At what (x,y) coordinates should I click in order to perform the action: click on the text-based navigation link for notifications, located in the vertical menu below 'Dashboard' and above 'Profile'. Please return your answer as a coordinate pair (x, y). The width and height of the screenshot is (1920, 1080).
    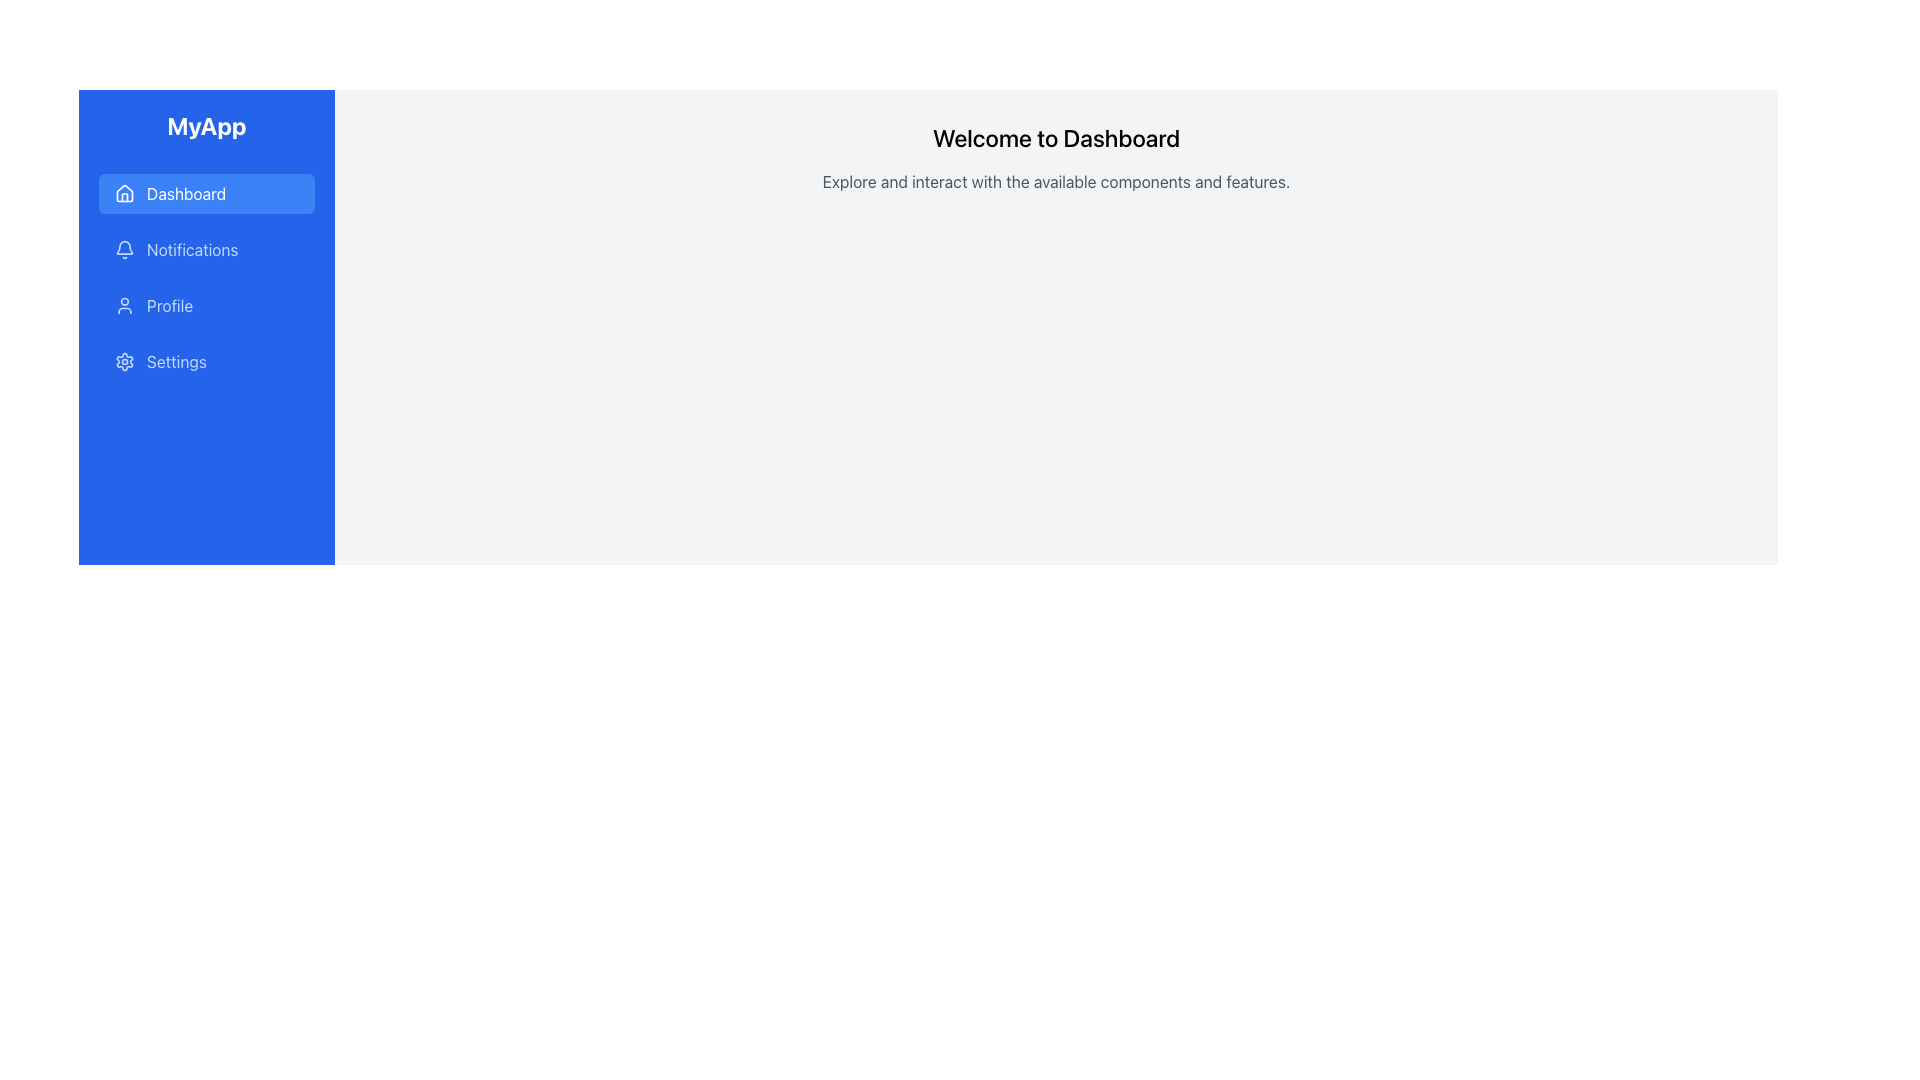
    Looking at the image, I should click on (192, 249).